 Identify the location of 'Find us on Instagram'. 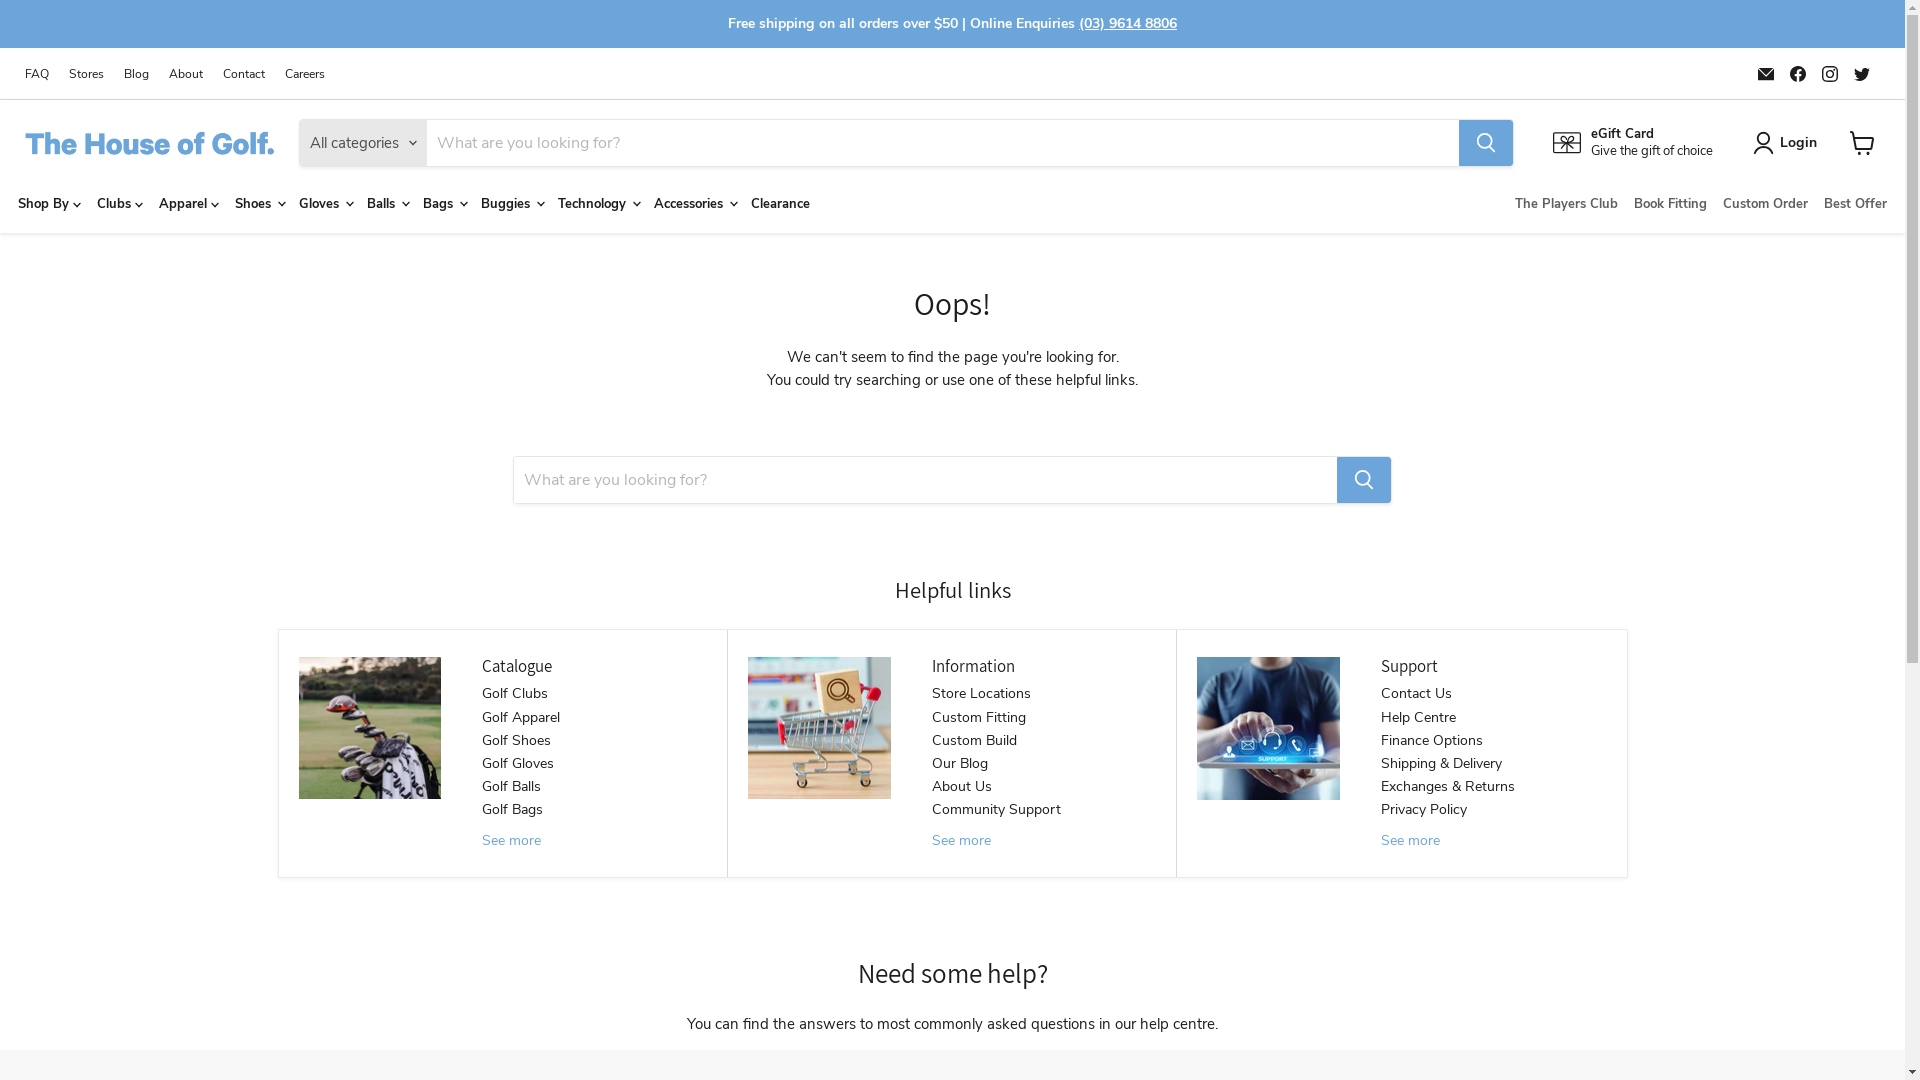
(1829, 72).